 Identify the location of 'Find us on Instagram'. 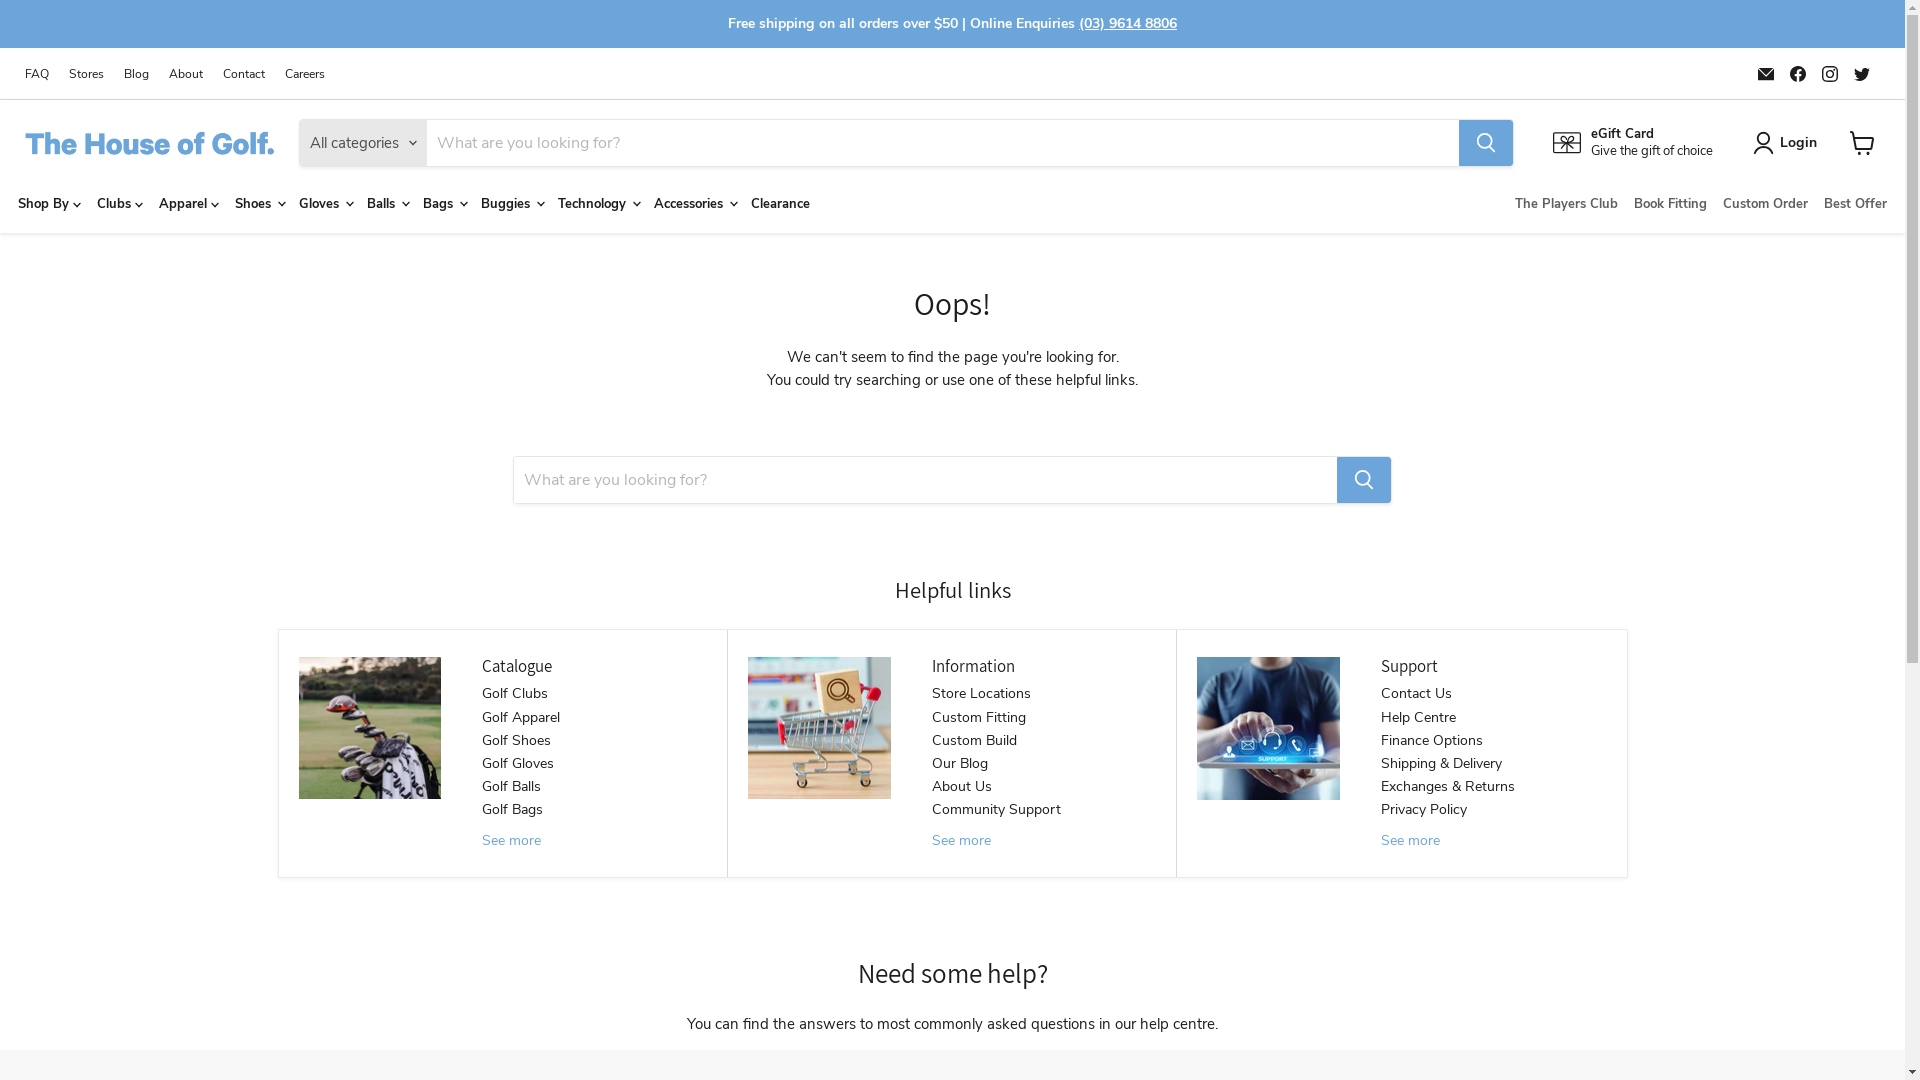
(1829, 72).